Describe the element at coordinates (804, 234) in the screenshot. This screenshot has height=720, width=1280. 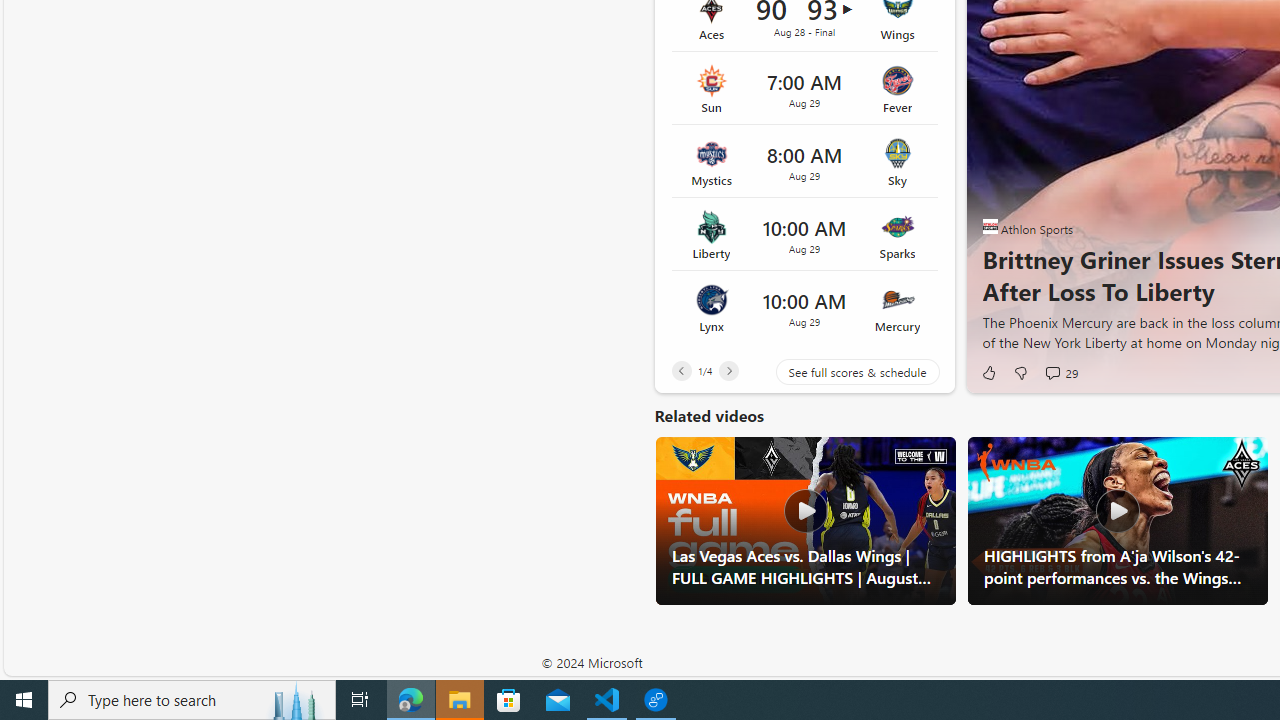
I see `'Liberty vs Sparks Time 10:00 AM Date Aug 29'` at that location.